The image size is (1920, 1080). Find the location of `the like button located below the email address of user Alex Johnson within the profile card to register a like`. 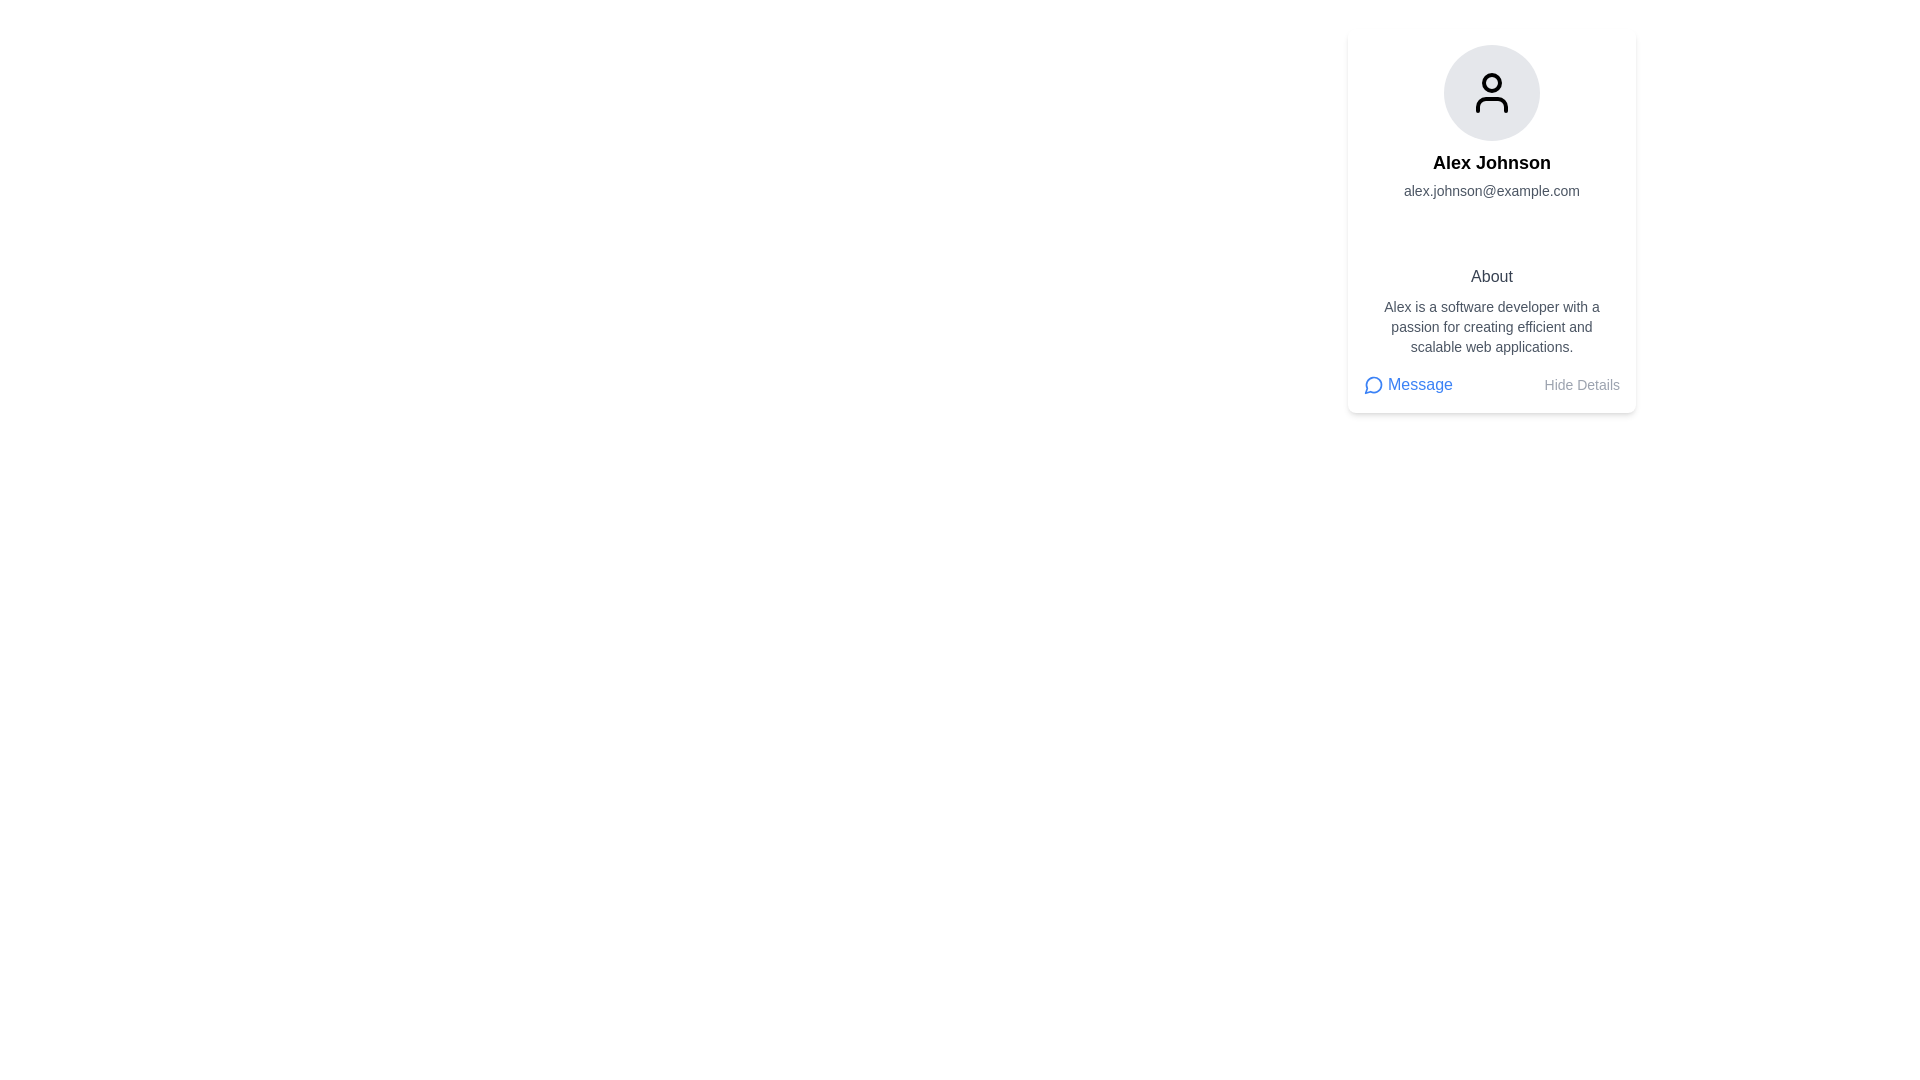

the like button located below the email address of user Alex Johnson within the profile card to register a like is located at coordinates (1492, 227).